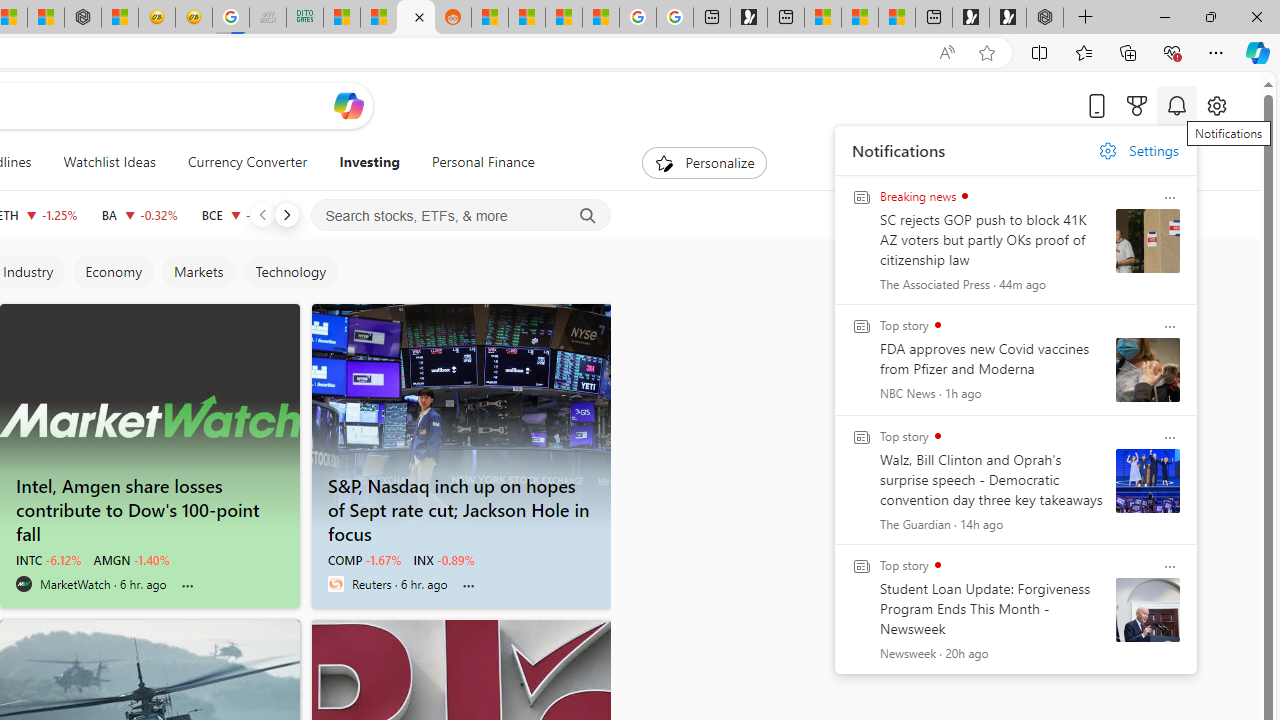  What do you see at coordinates (111, 272) in the screenshot?
I see `'Economy'` at bounding box center [111, 272].